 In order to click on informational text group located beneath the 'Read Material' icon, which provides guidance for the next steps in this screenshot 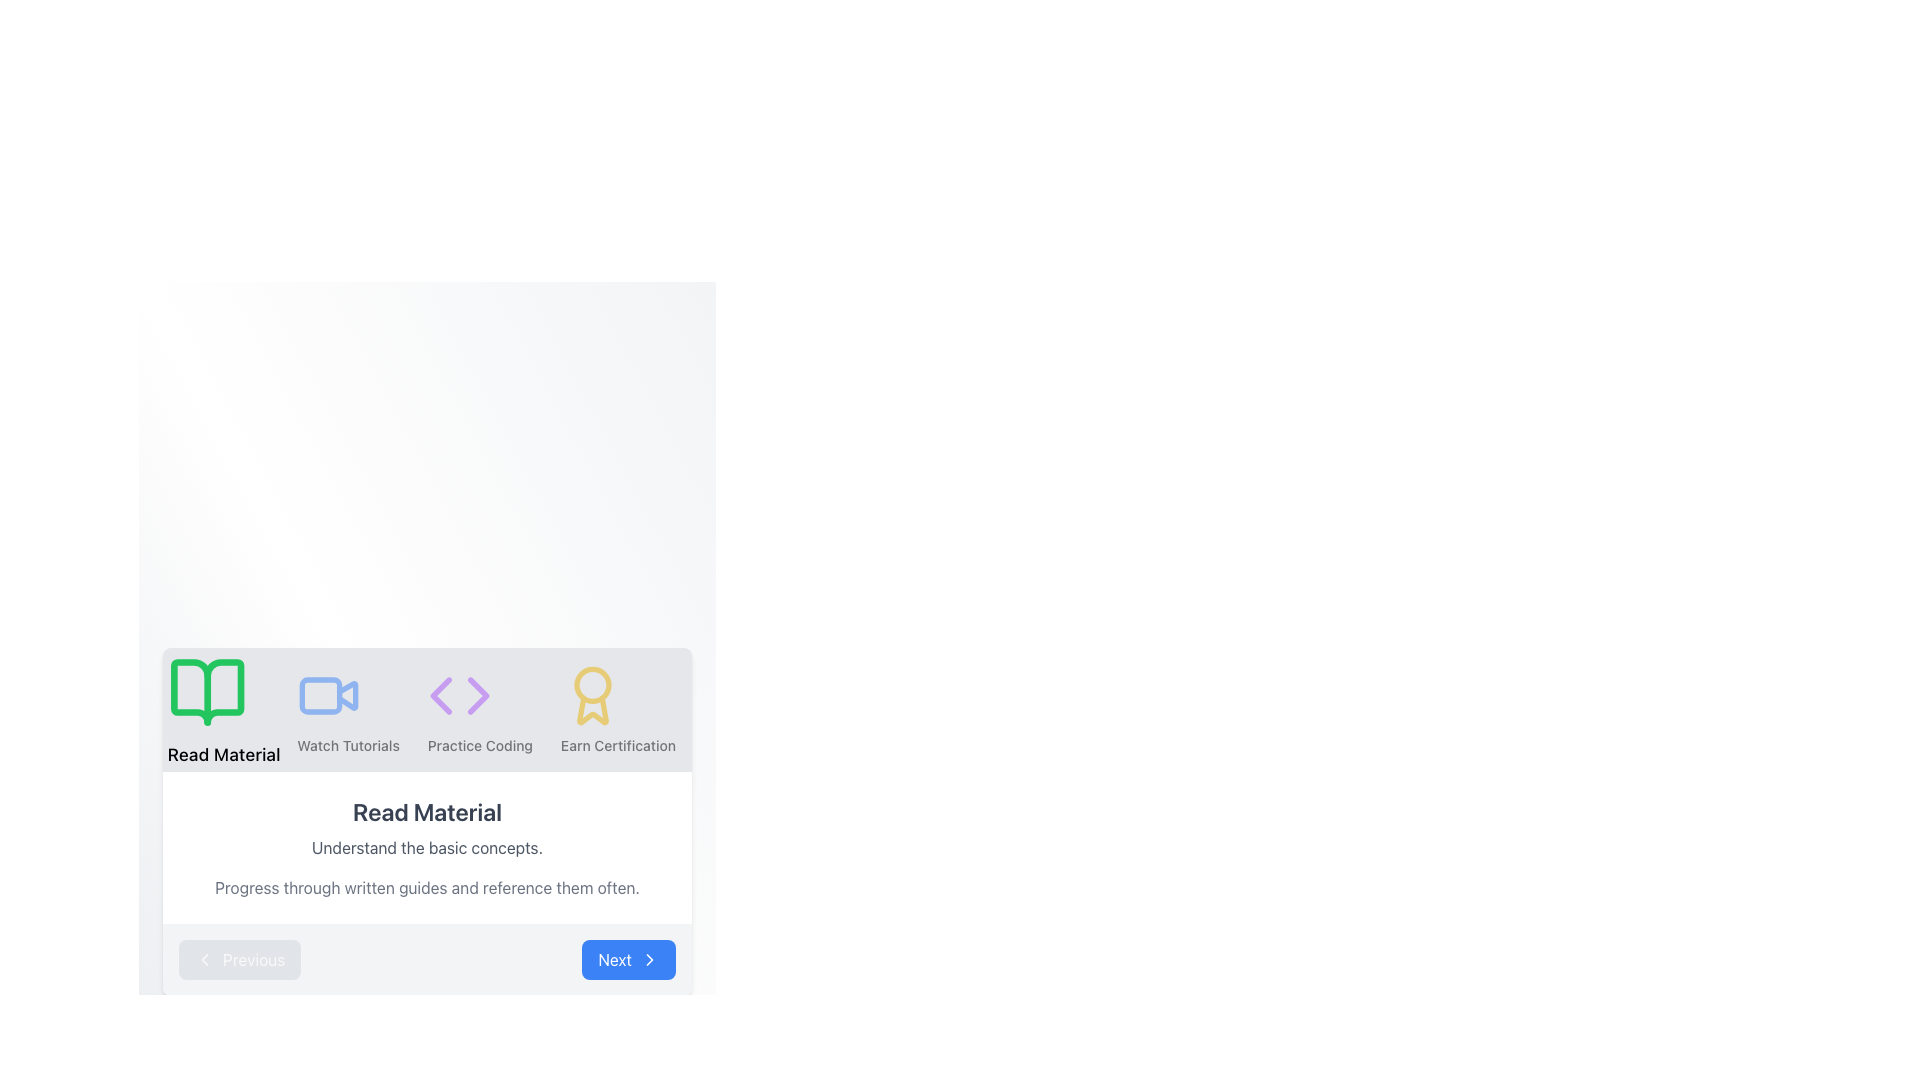, I will do `click(426, 848)`.